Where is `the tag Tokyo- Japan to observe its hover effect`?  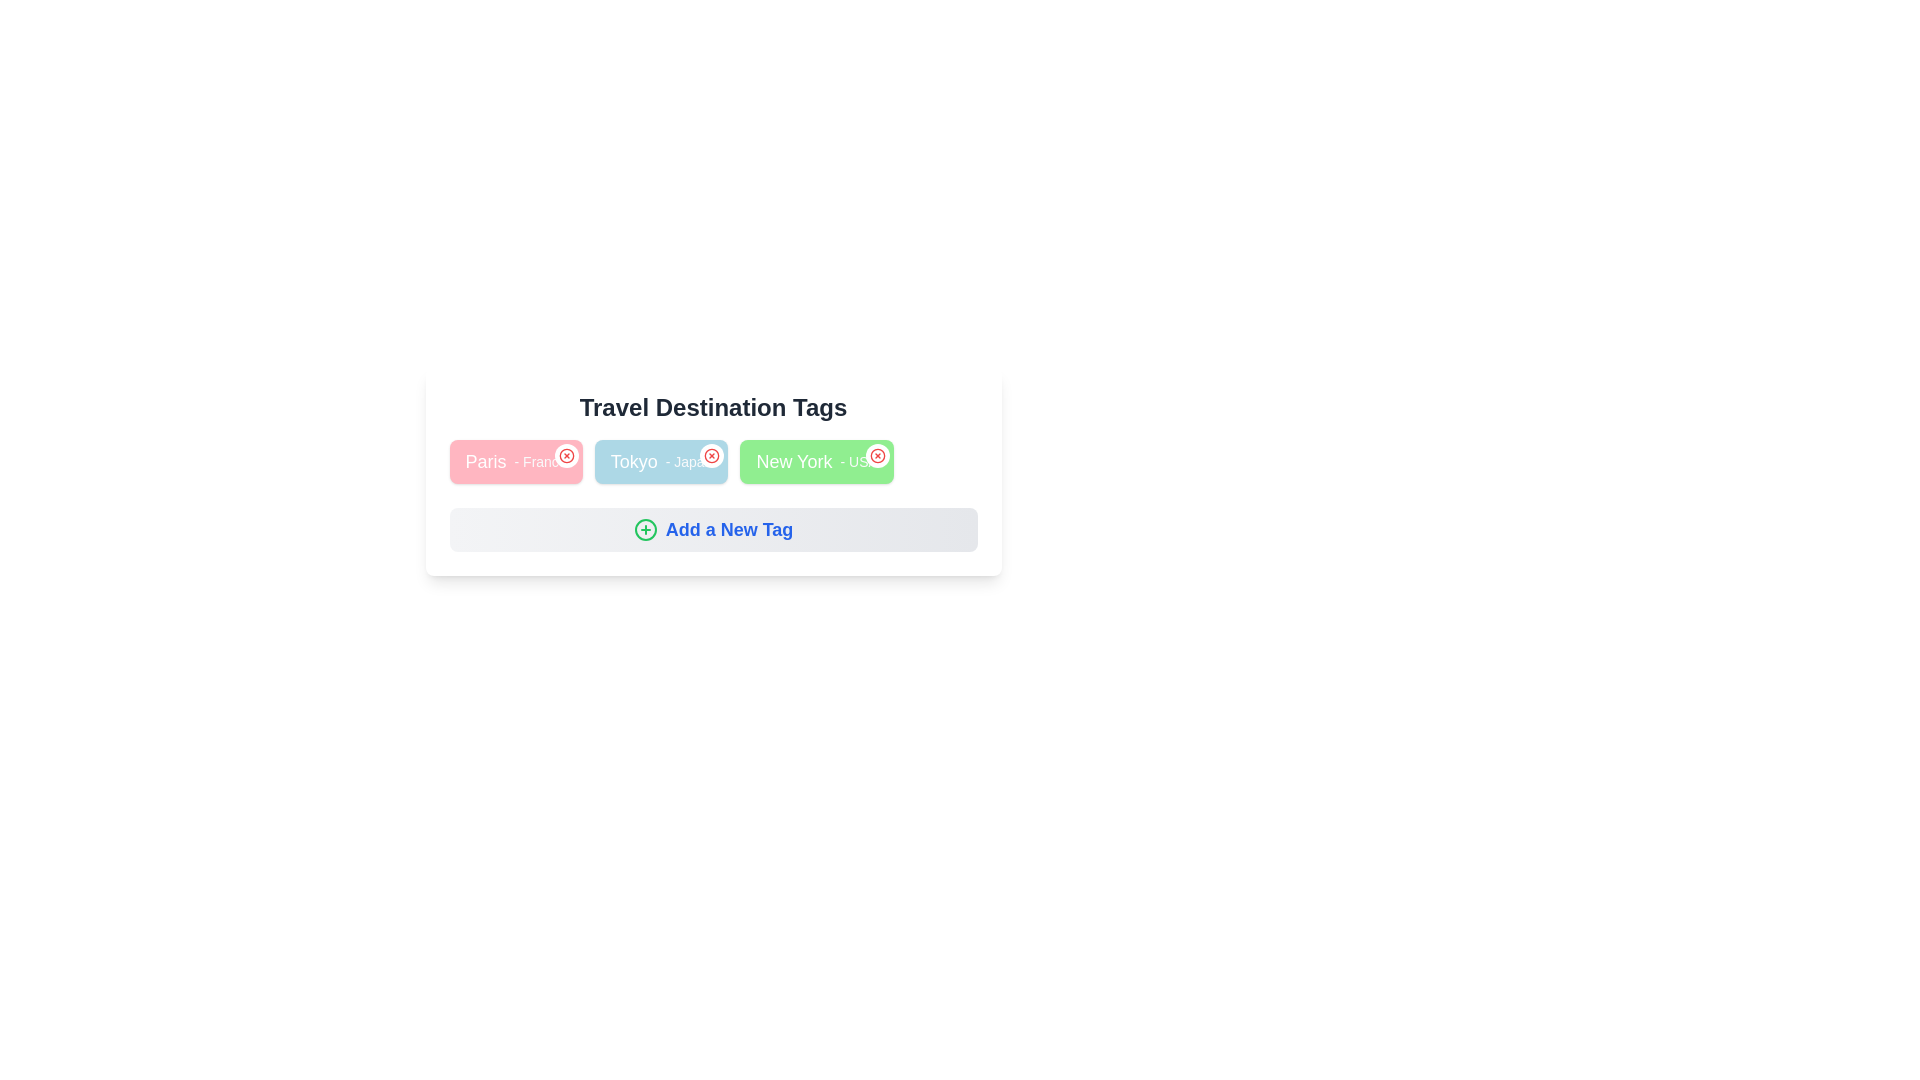
the tag Tokyo- Japan to observe its hover effect is located at coordinates (661, 462).